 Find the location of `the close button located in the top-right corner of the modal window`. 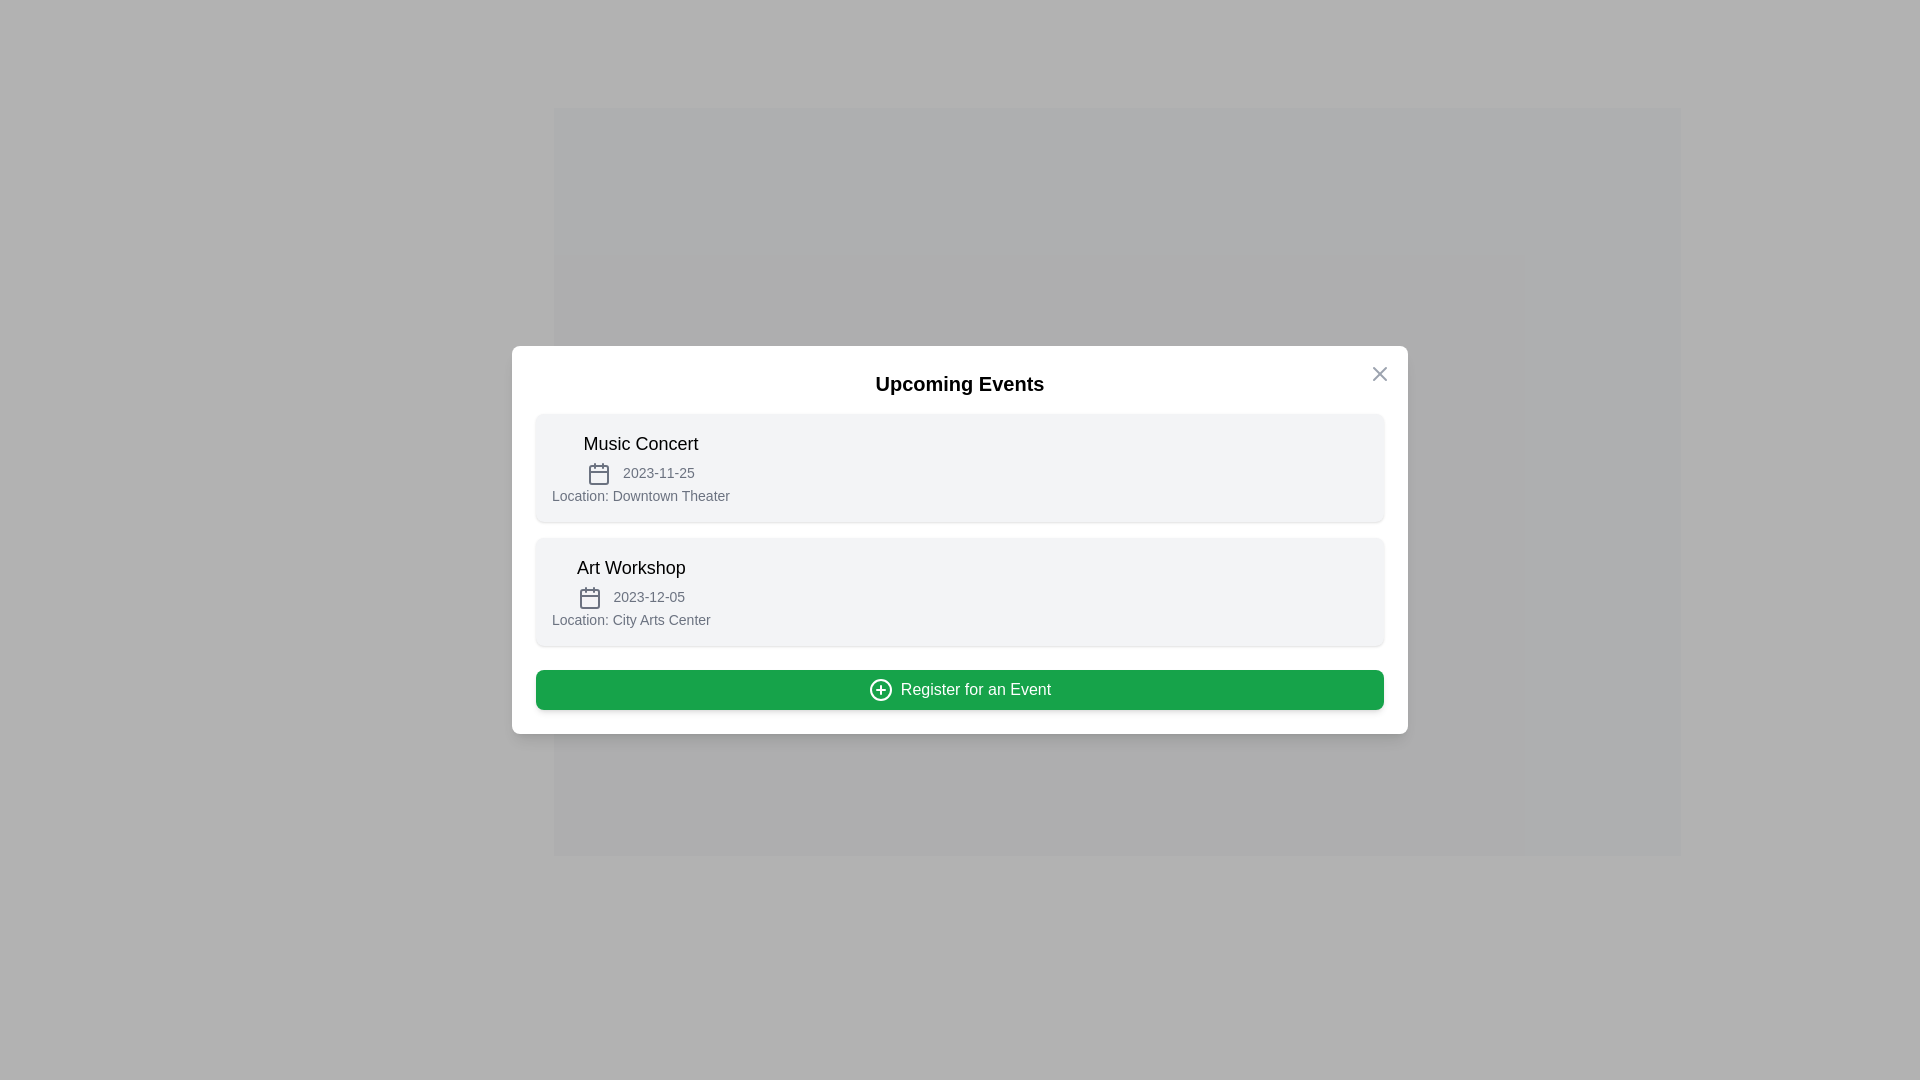

the close button located in the top-right corner of the modal window is located at coordinates (1379, 374).